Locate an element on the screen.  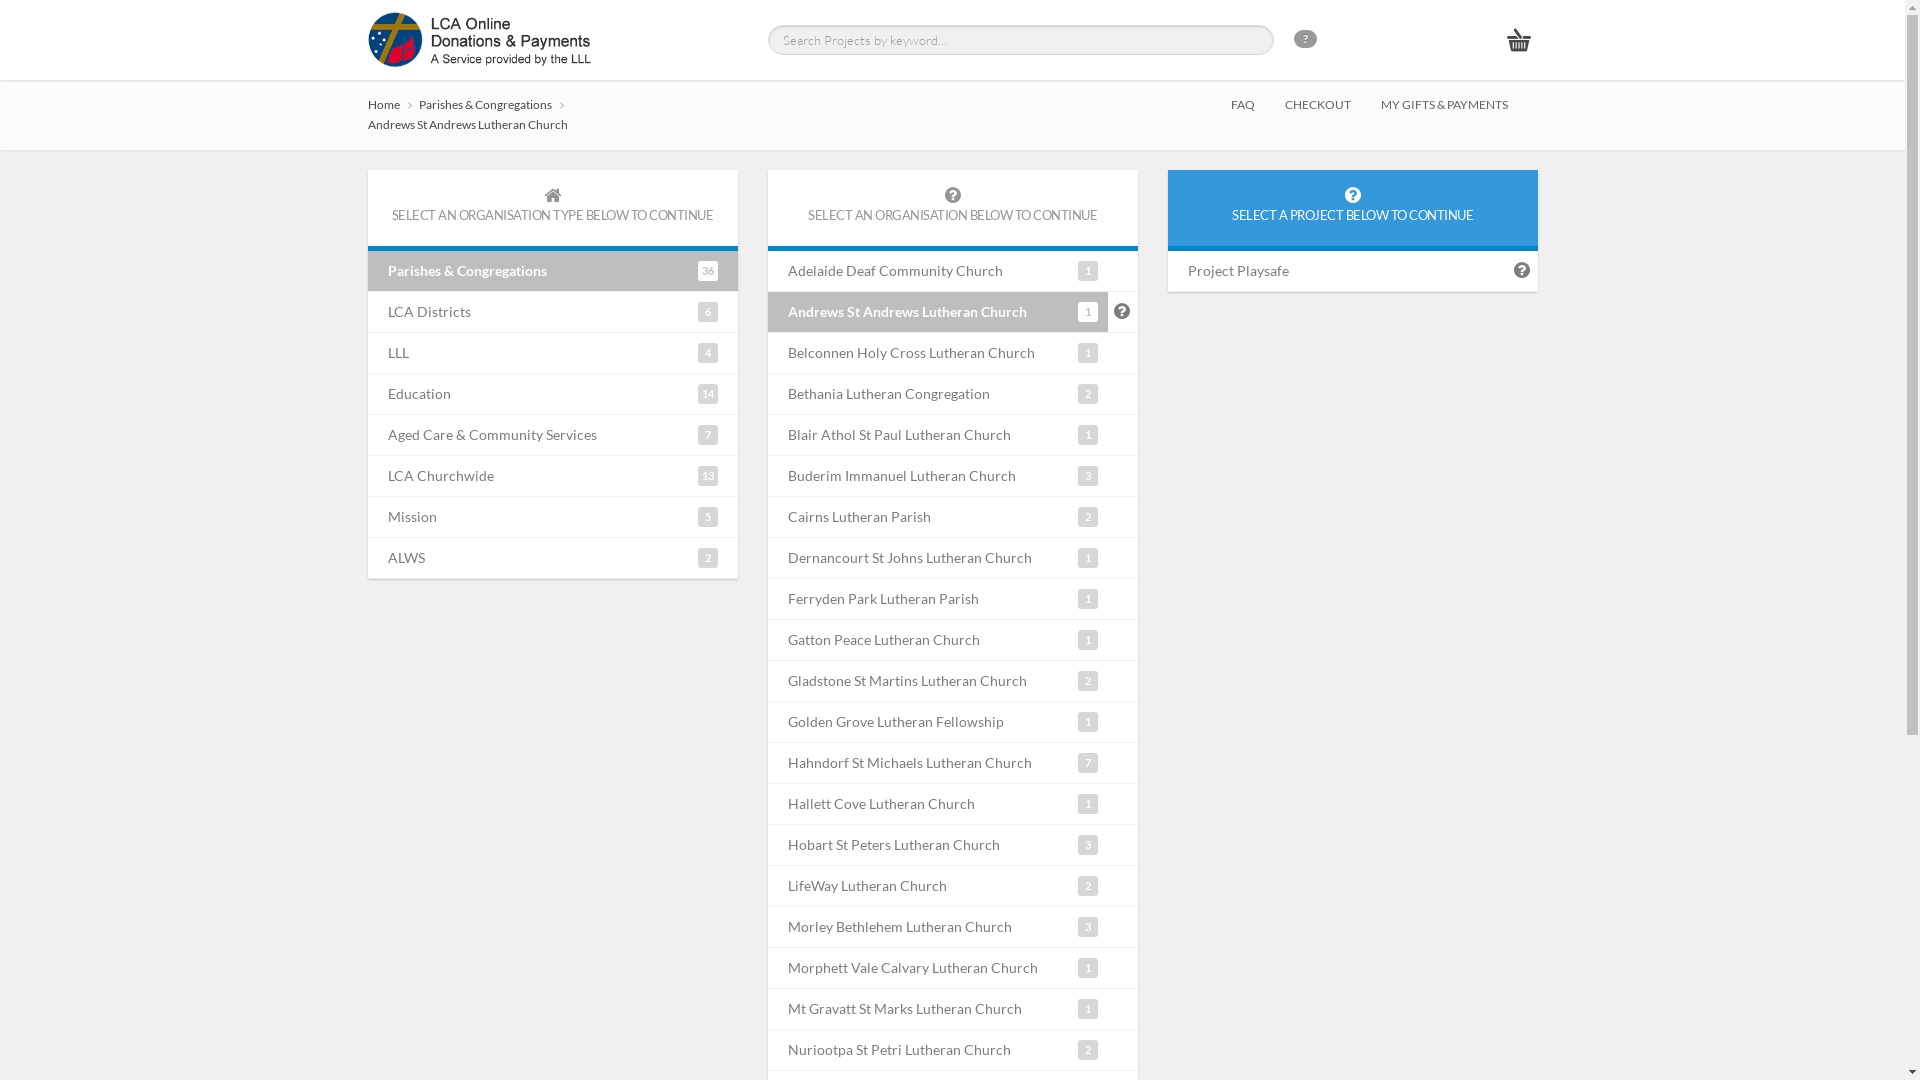
'1 is located at coordinates (936, 558).